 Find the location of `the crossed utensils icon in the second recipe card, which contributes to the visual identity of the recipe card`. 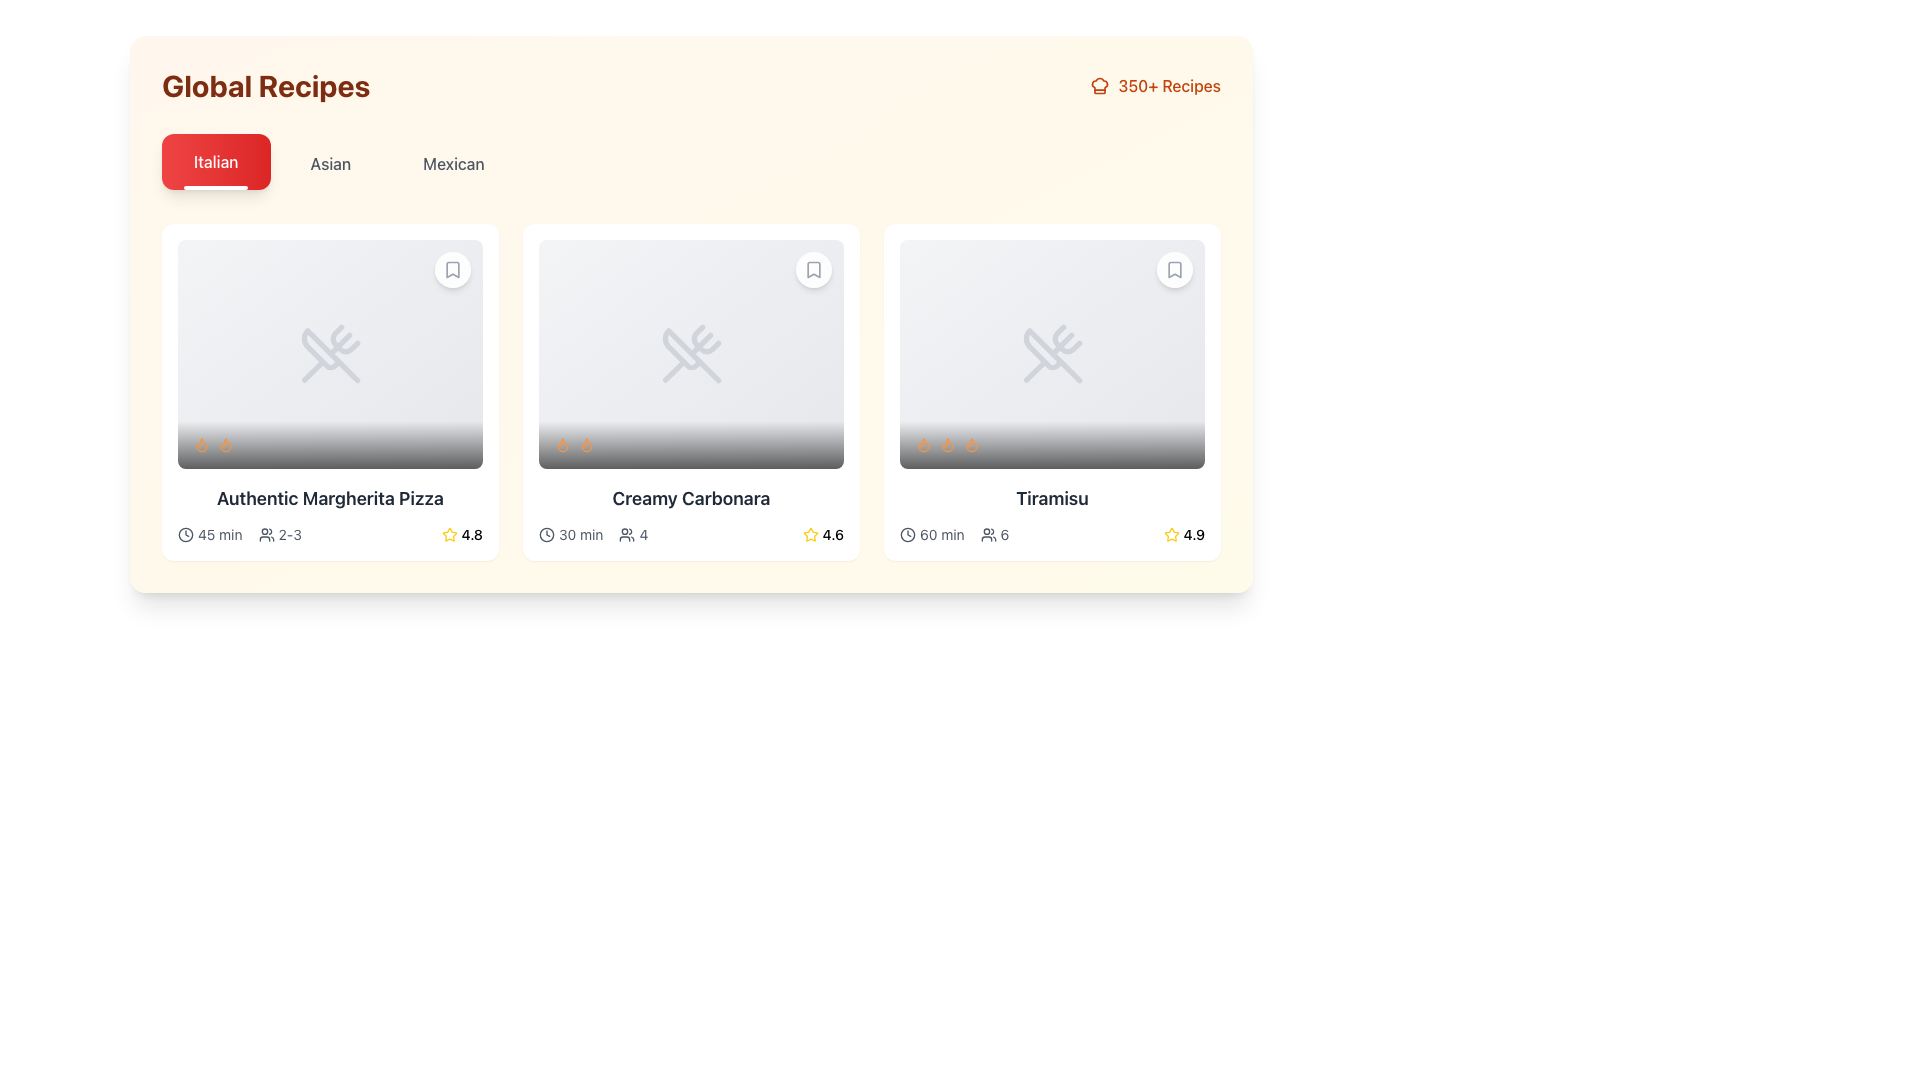

the crossed utensils icon in the second recipe card, which contributes to the visual identity of the recipe card is located at coordinates (700, 344).